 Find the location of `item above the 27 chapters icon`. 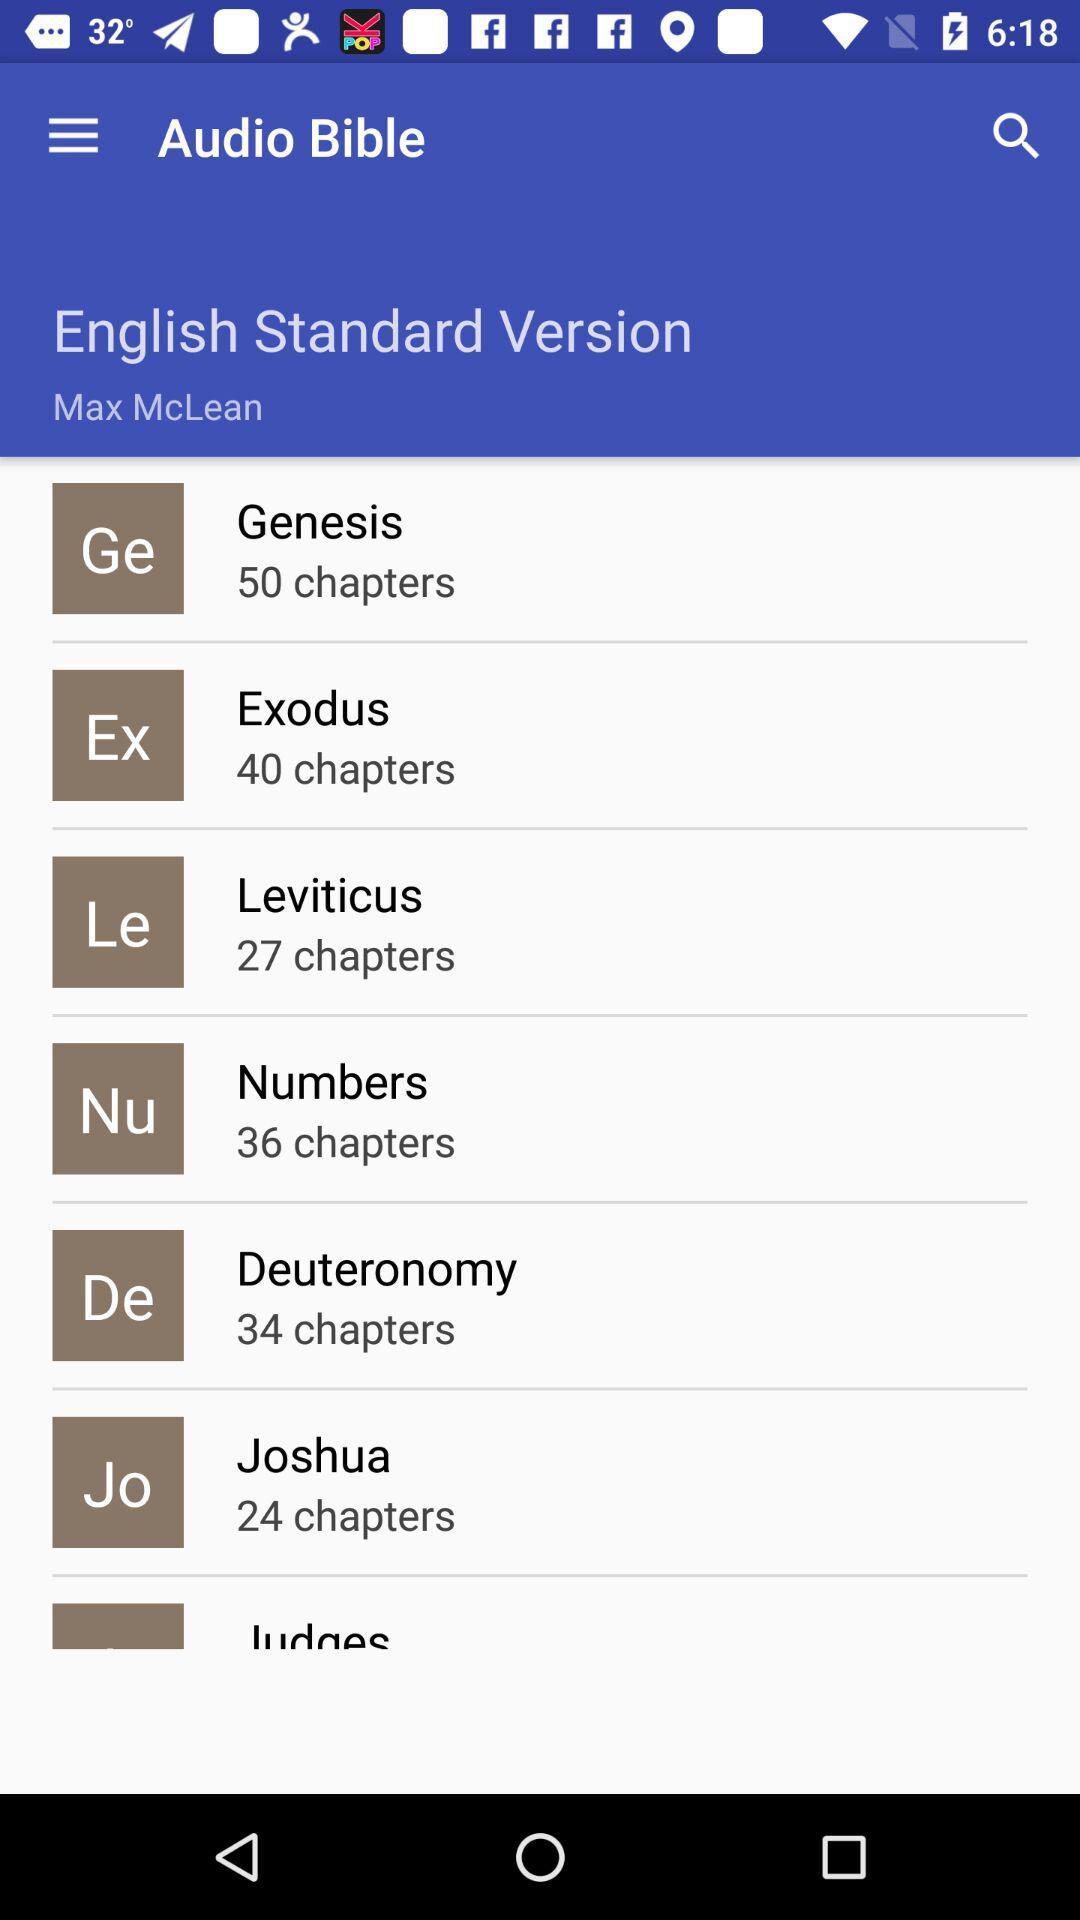

item above the 27 chapters icon is located at coordinates (631, 892).